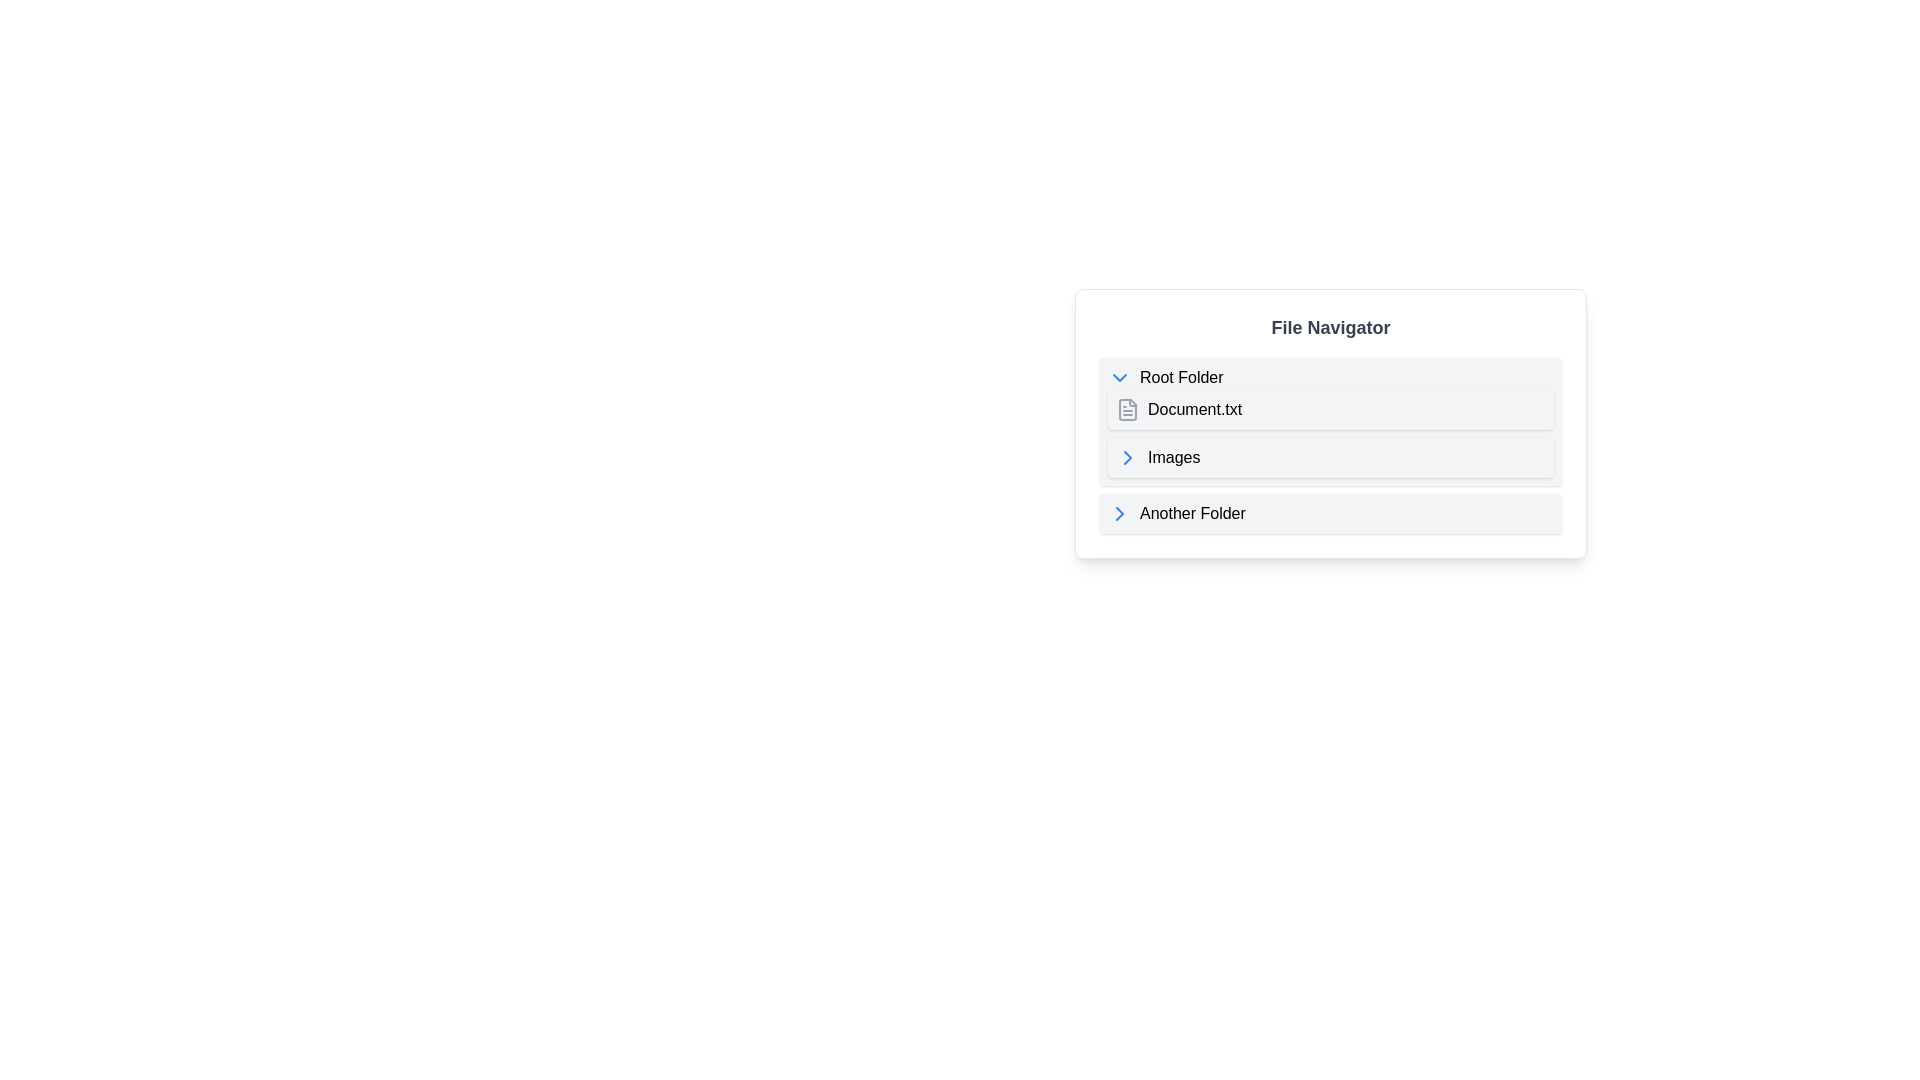  What do you see at coordinates (1330, 445) in the screenshot?
I see `an item in the nested directory structure of the 'File Navigator'` at bounding box center [1330, 445].